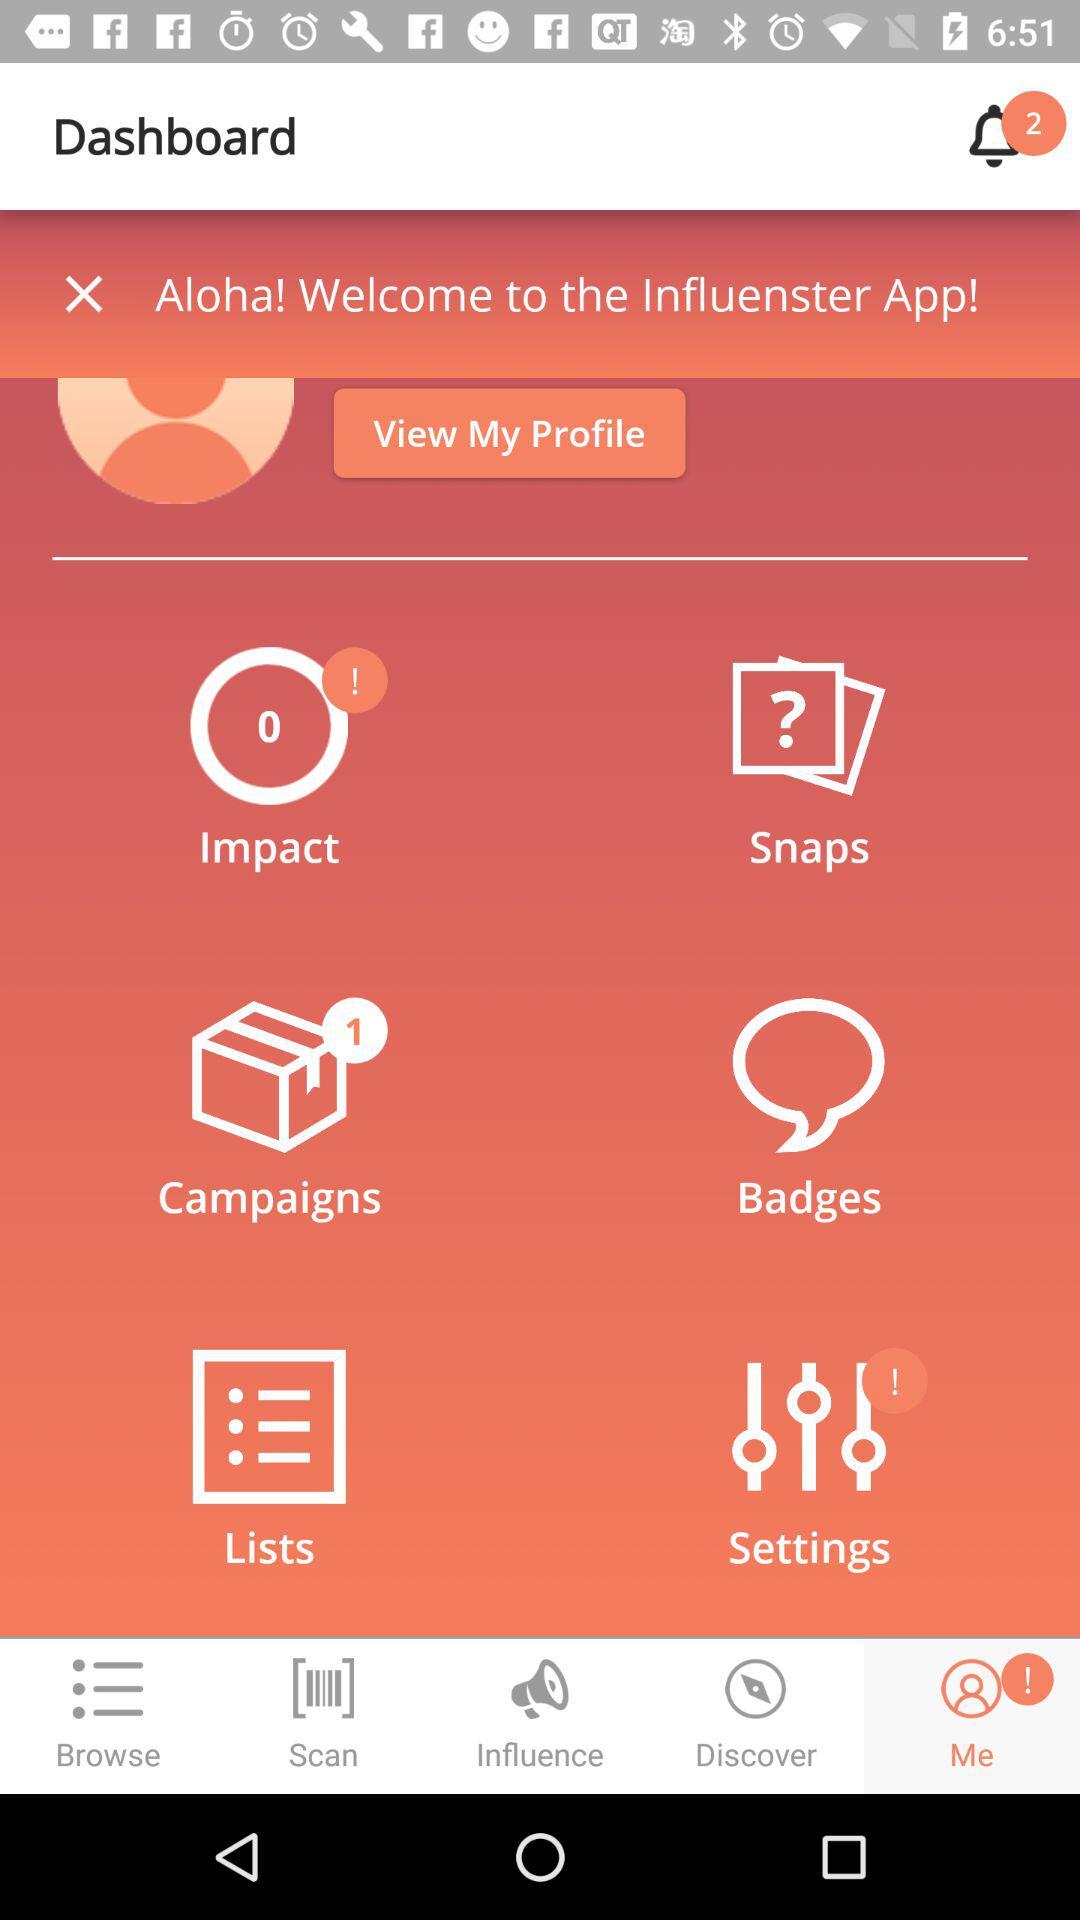 The height and width of the screenshot is (1920, 1080). I want to click on the time icon, so click(756, 1715).